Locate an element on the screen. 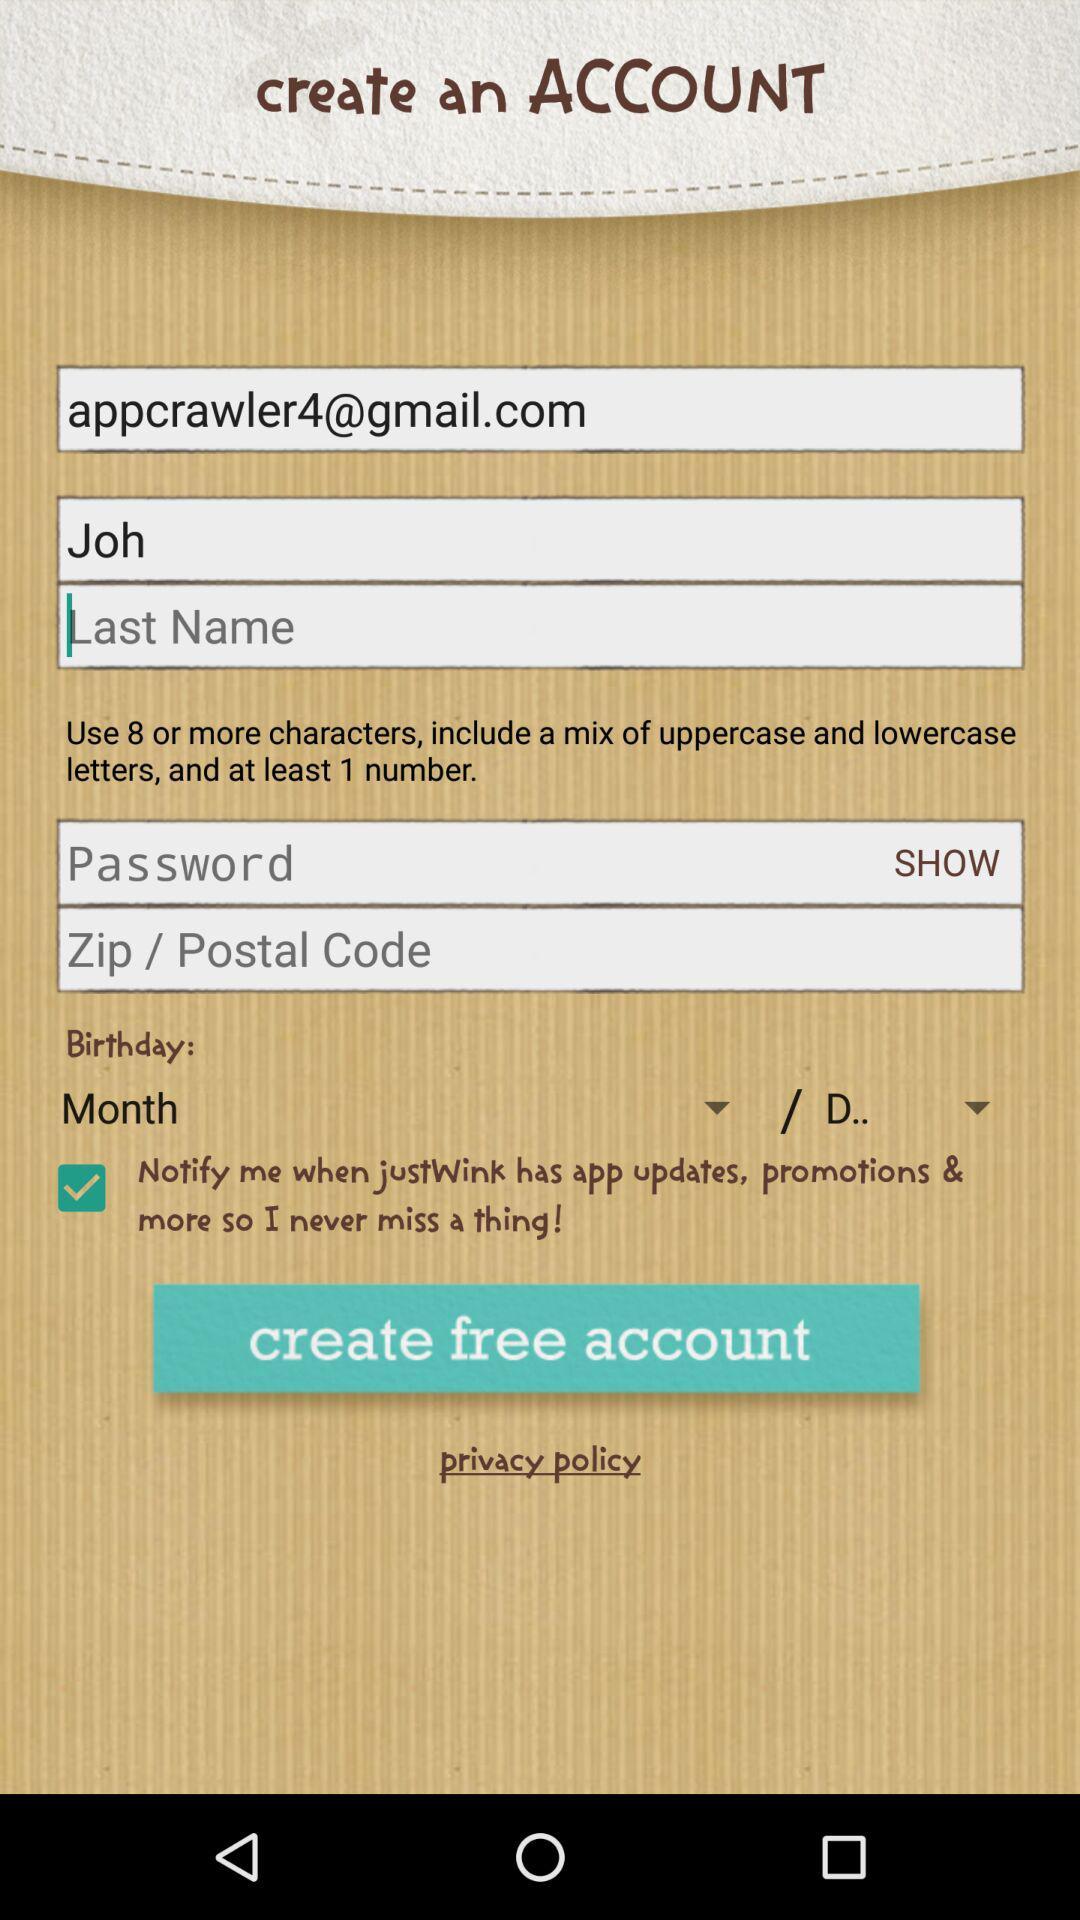 This screenshot has width=1080, height=1920. selassie is located at coordinates (80, 1188).